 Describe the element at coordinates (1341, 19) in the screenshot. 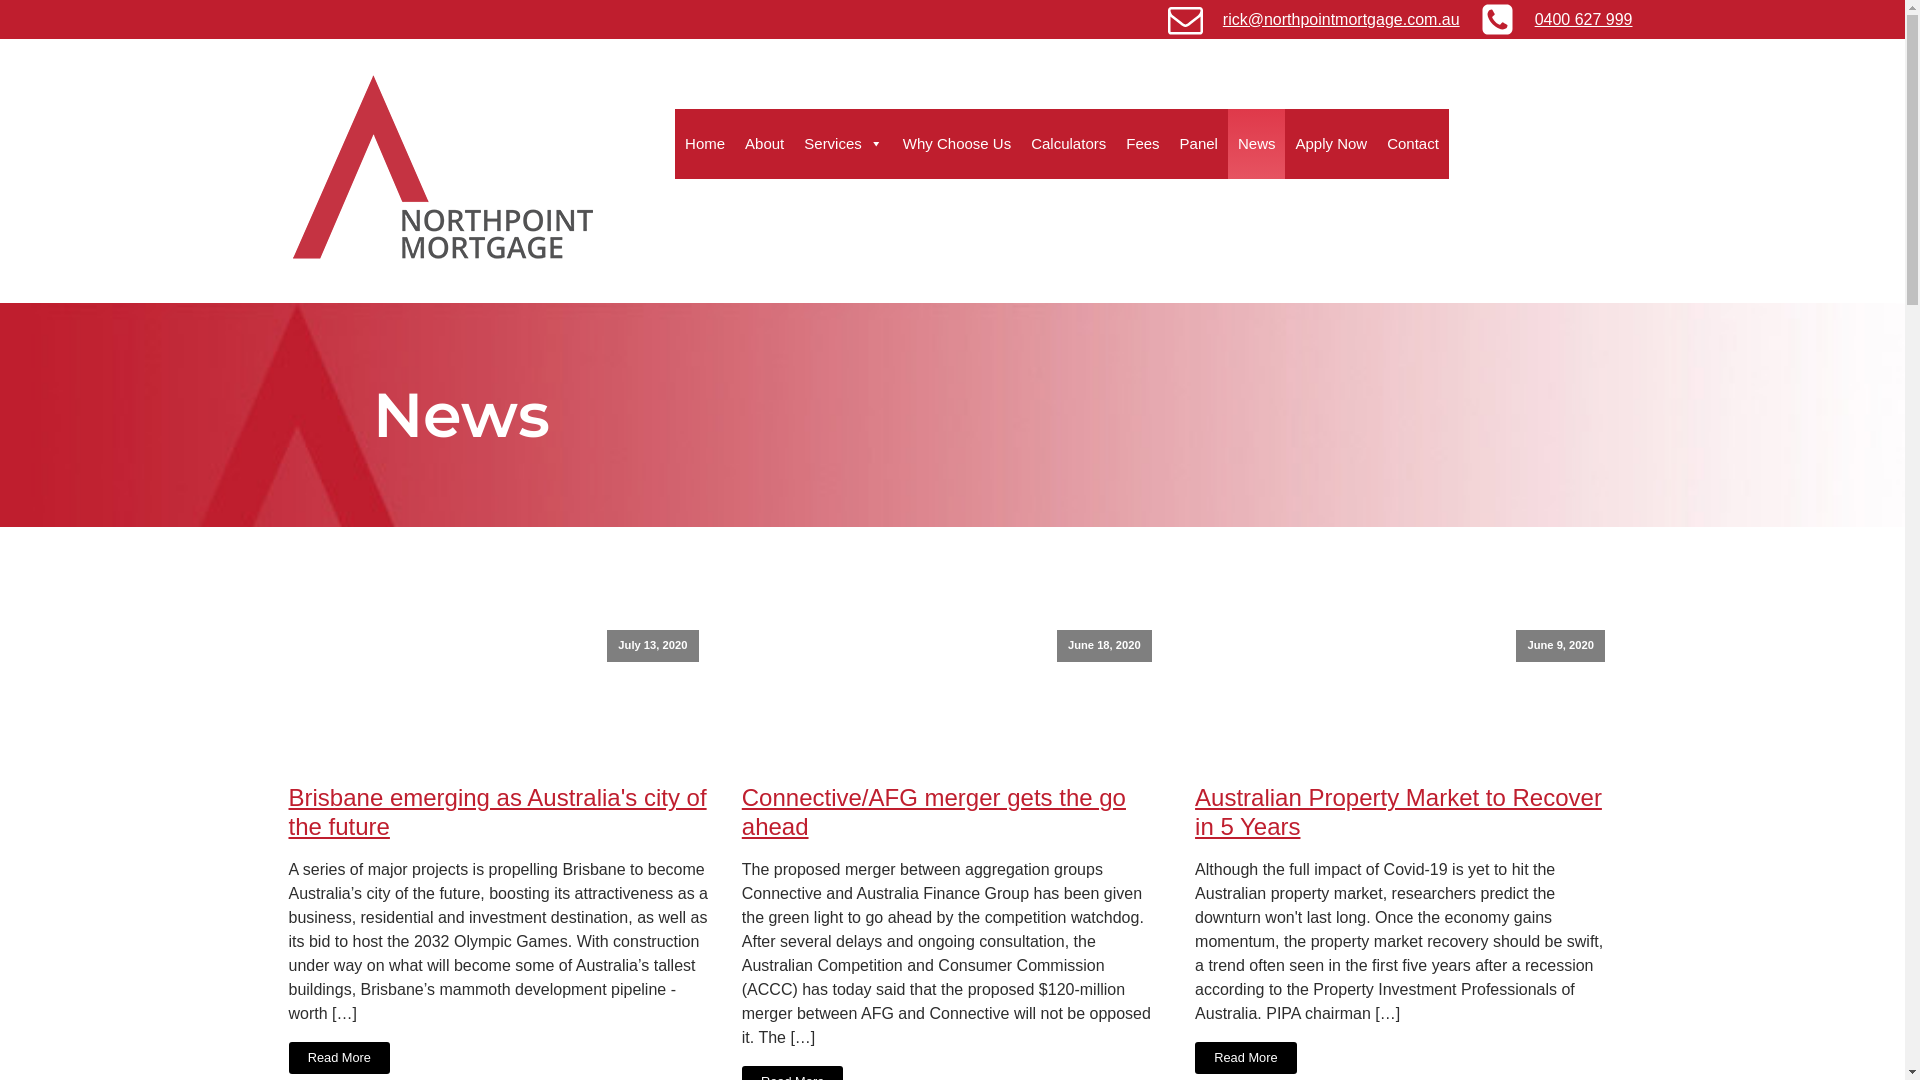

I see `'rick@northpointmortgage.com.au'` at that location.